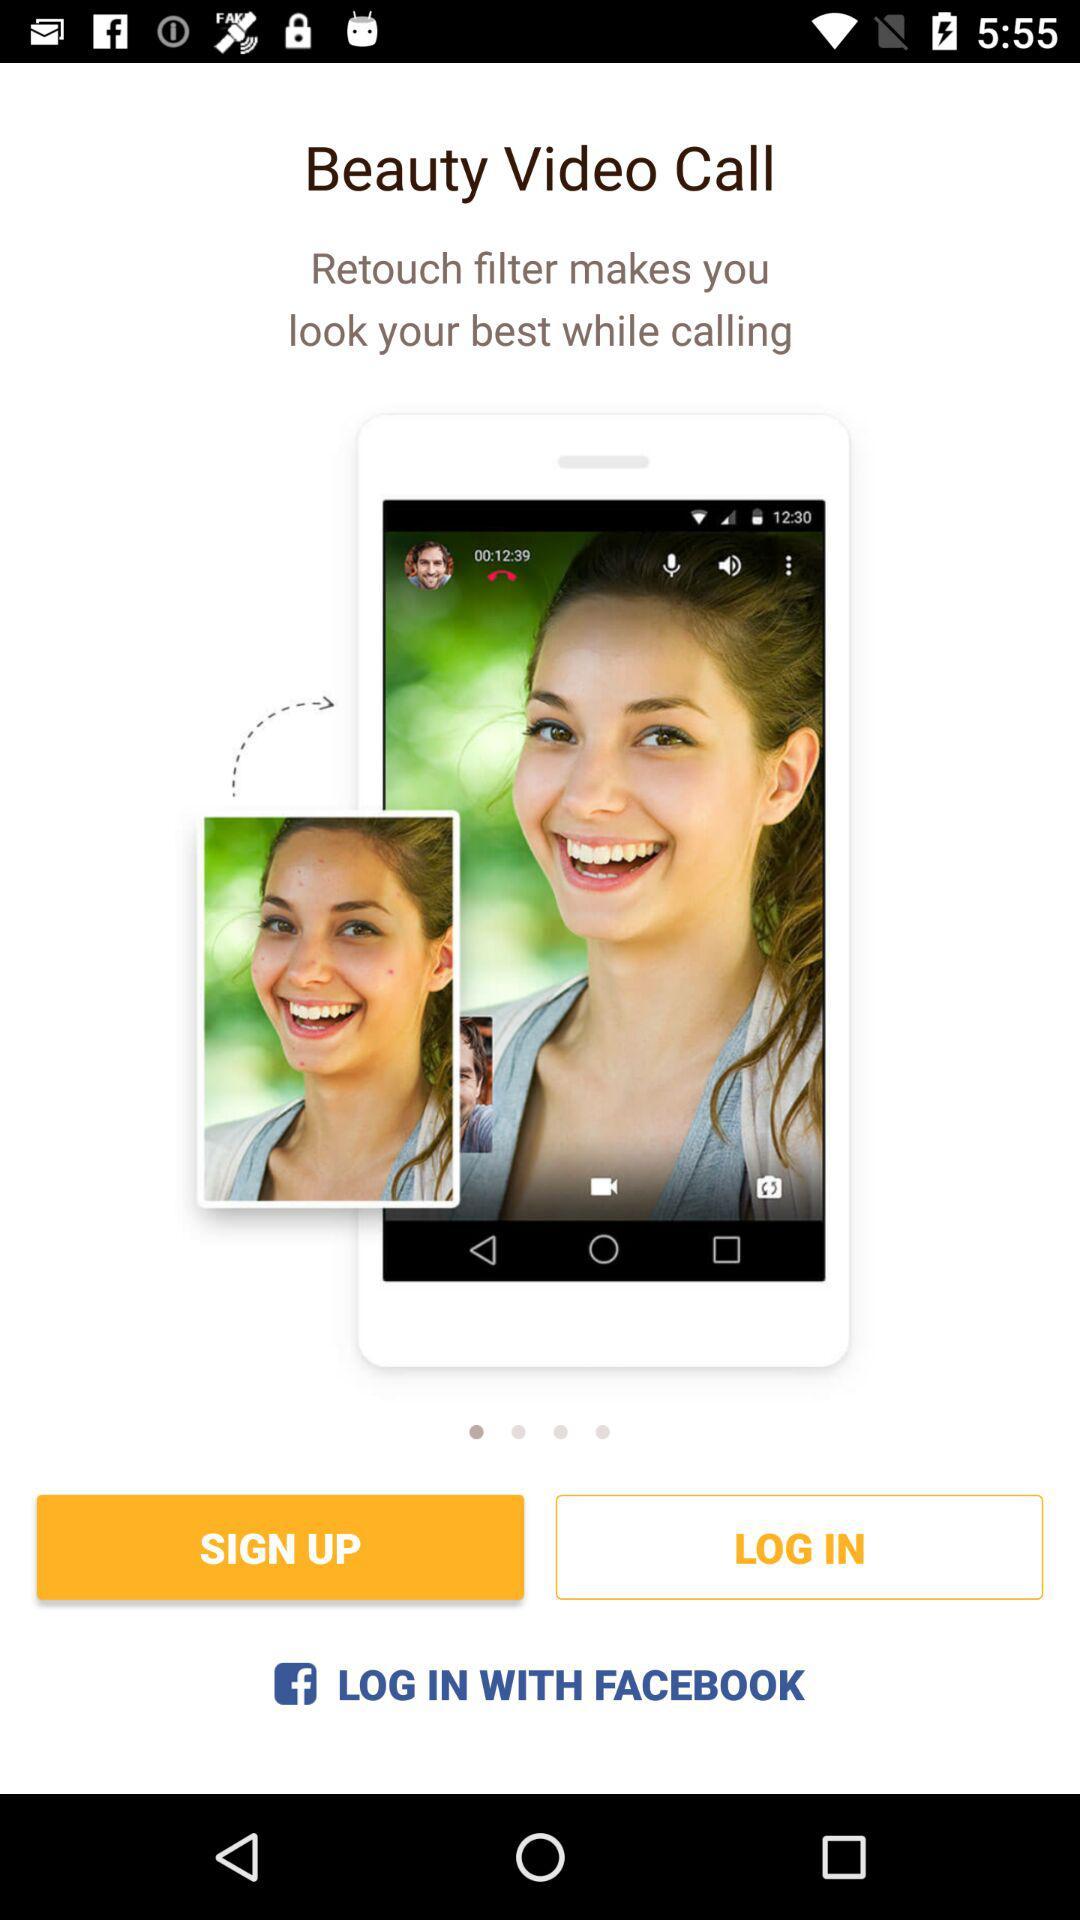 Image resolution: width=1080 pixels, height=1920 pixels. Describe the element at coordinates (280, 1546) in the screenshot. I see `the sign up item` at that location.